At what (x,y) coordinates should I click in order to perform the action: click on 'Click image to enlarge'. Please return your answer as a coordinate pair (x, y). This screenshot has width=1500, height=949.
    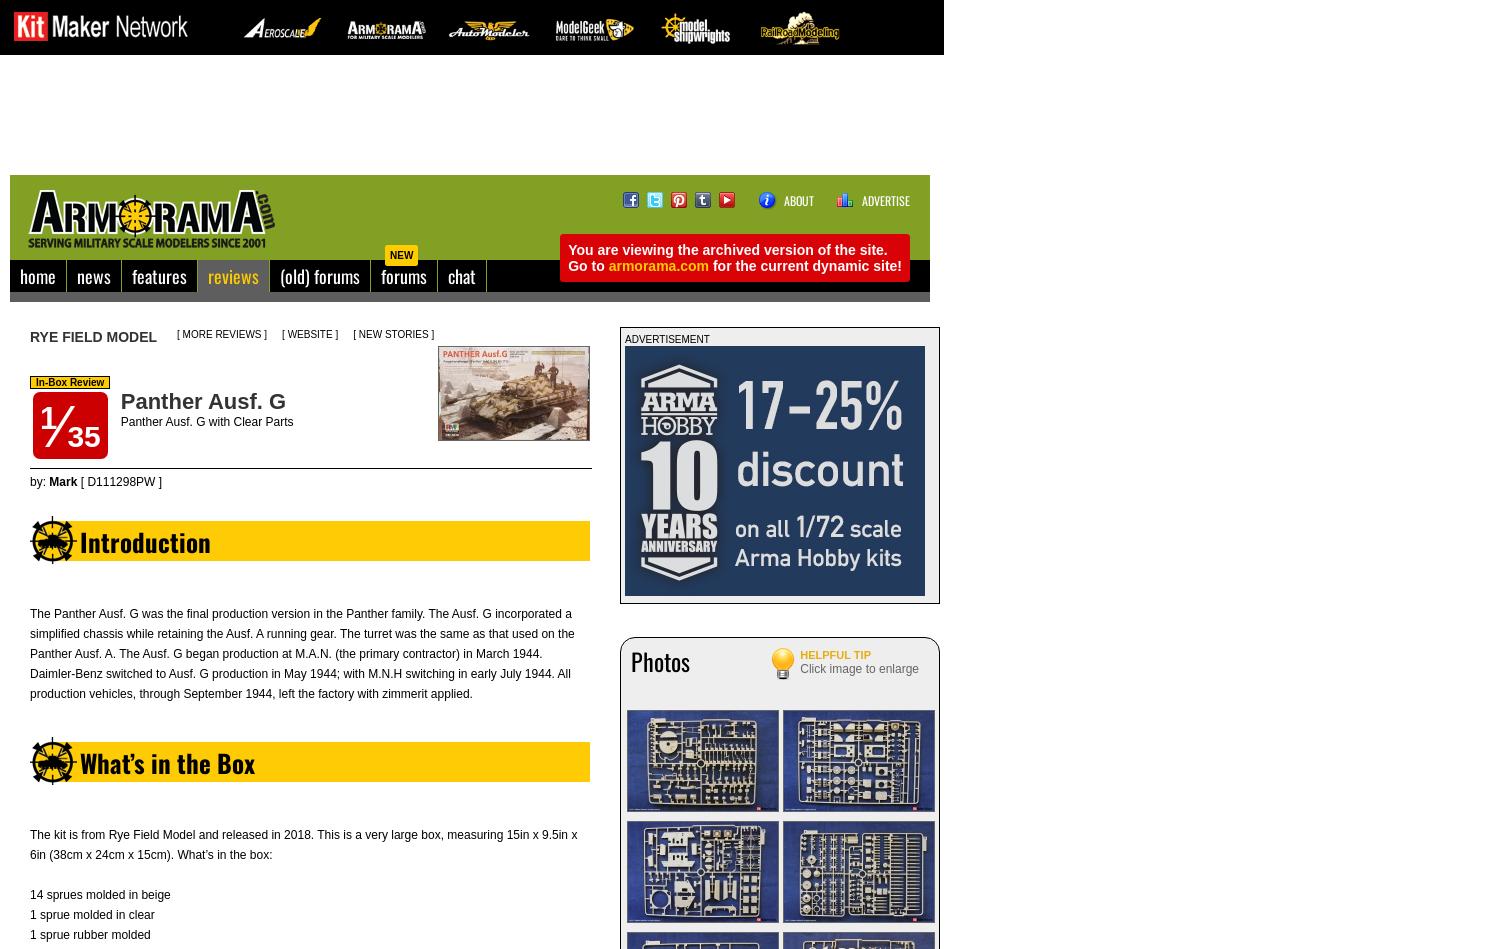
    Looking at the image, I should click on (799, 669).